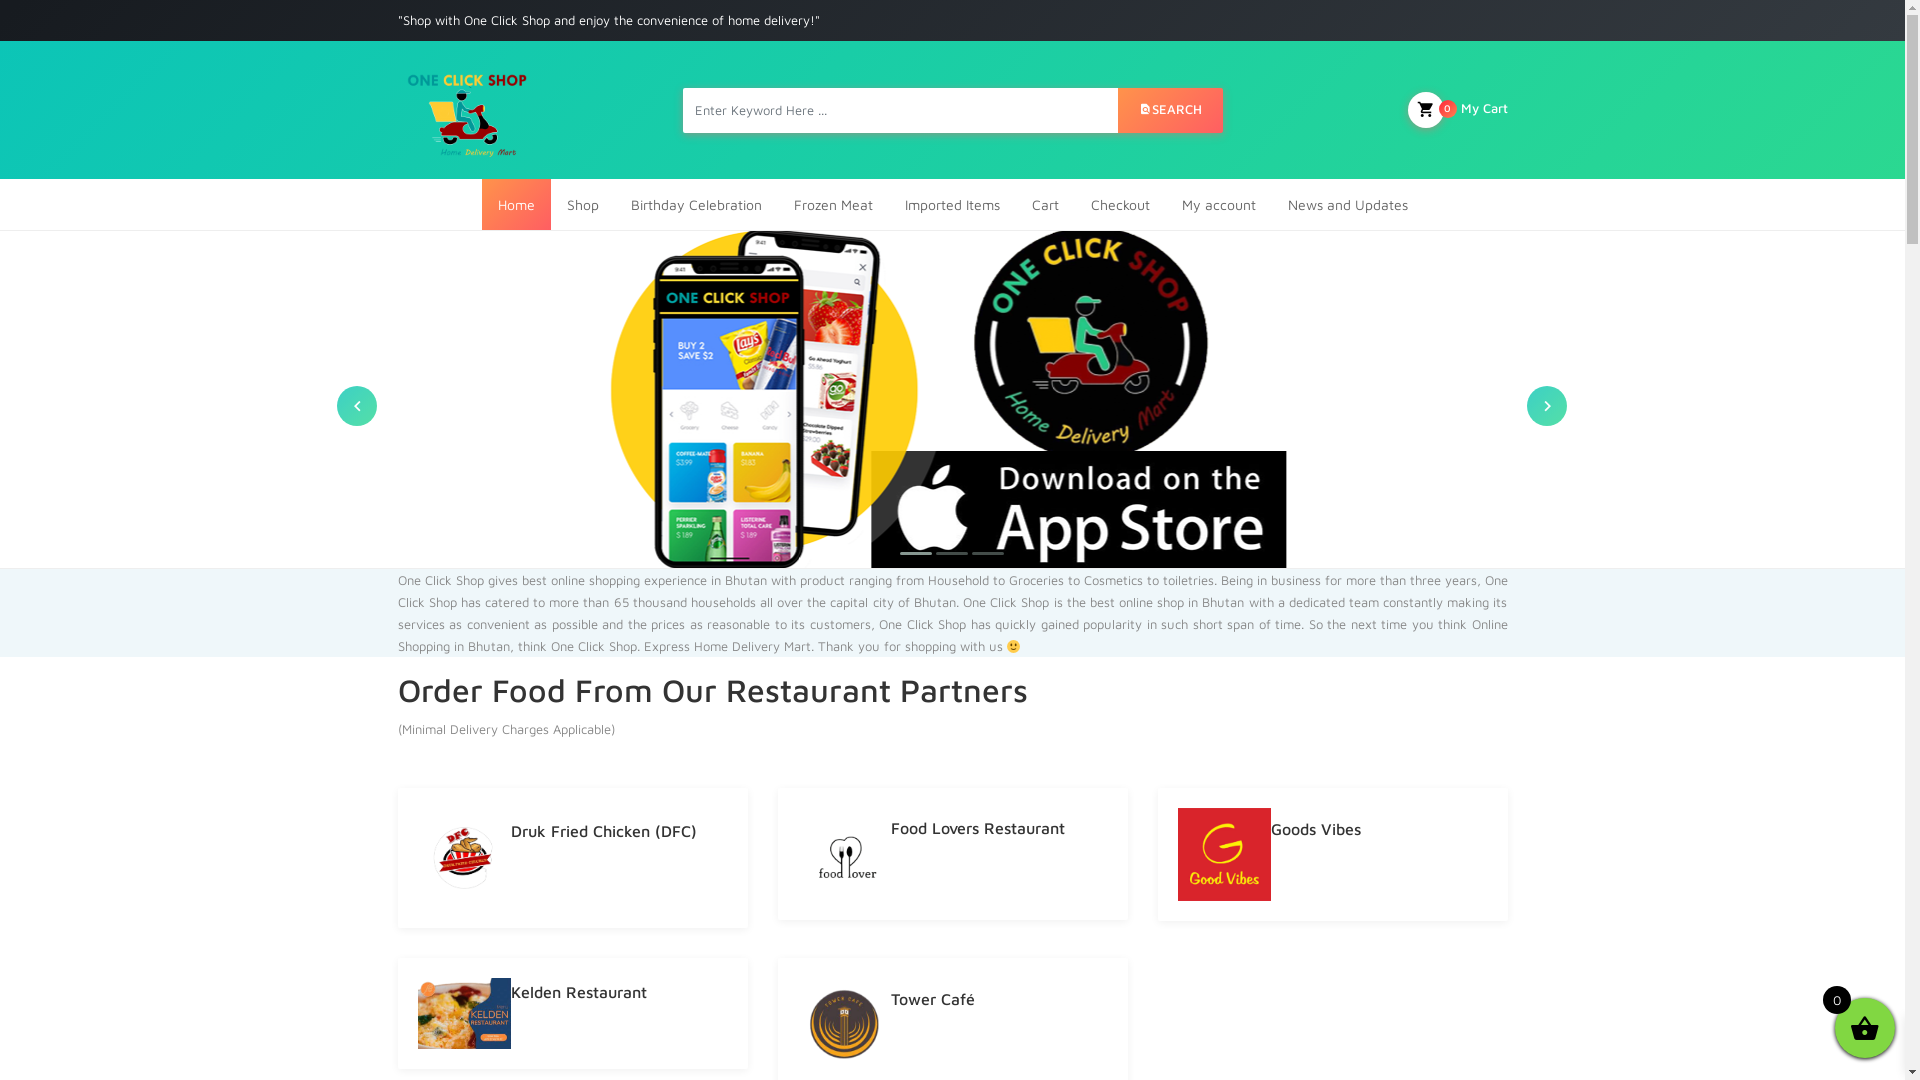  I want to click on 'largest and best online shop in Bhutan', so click(472, 110).